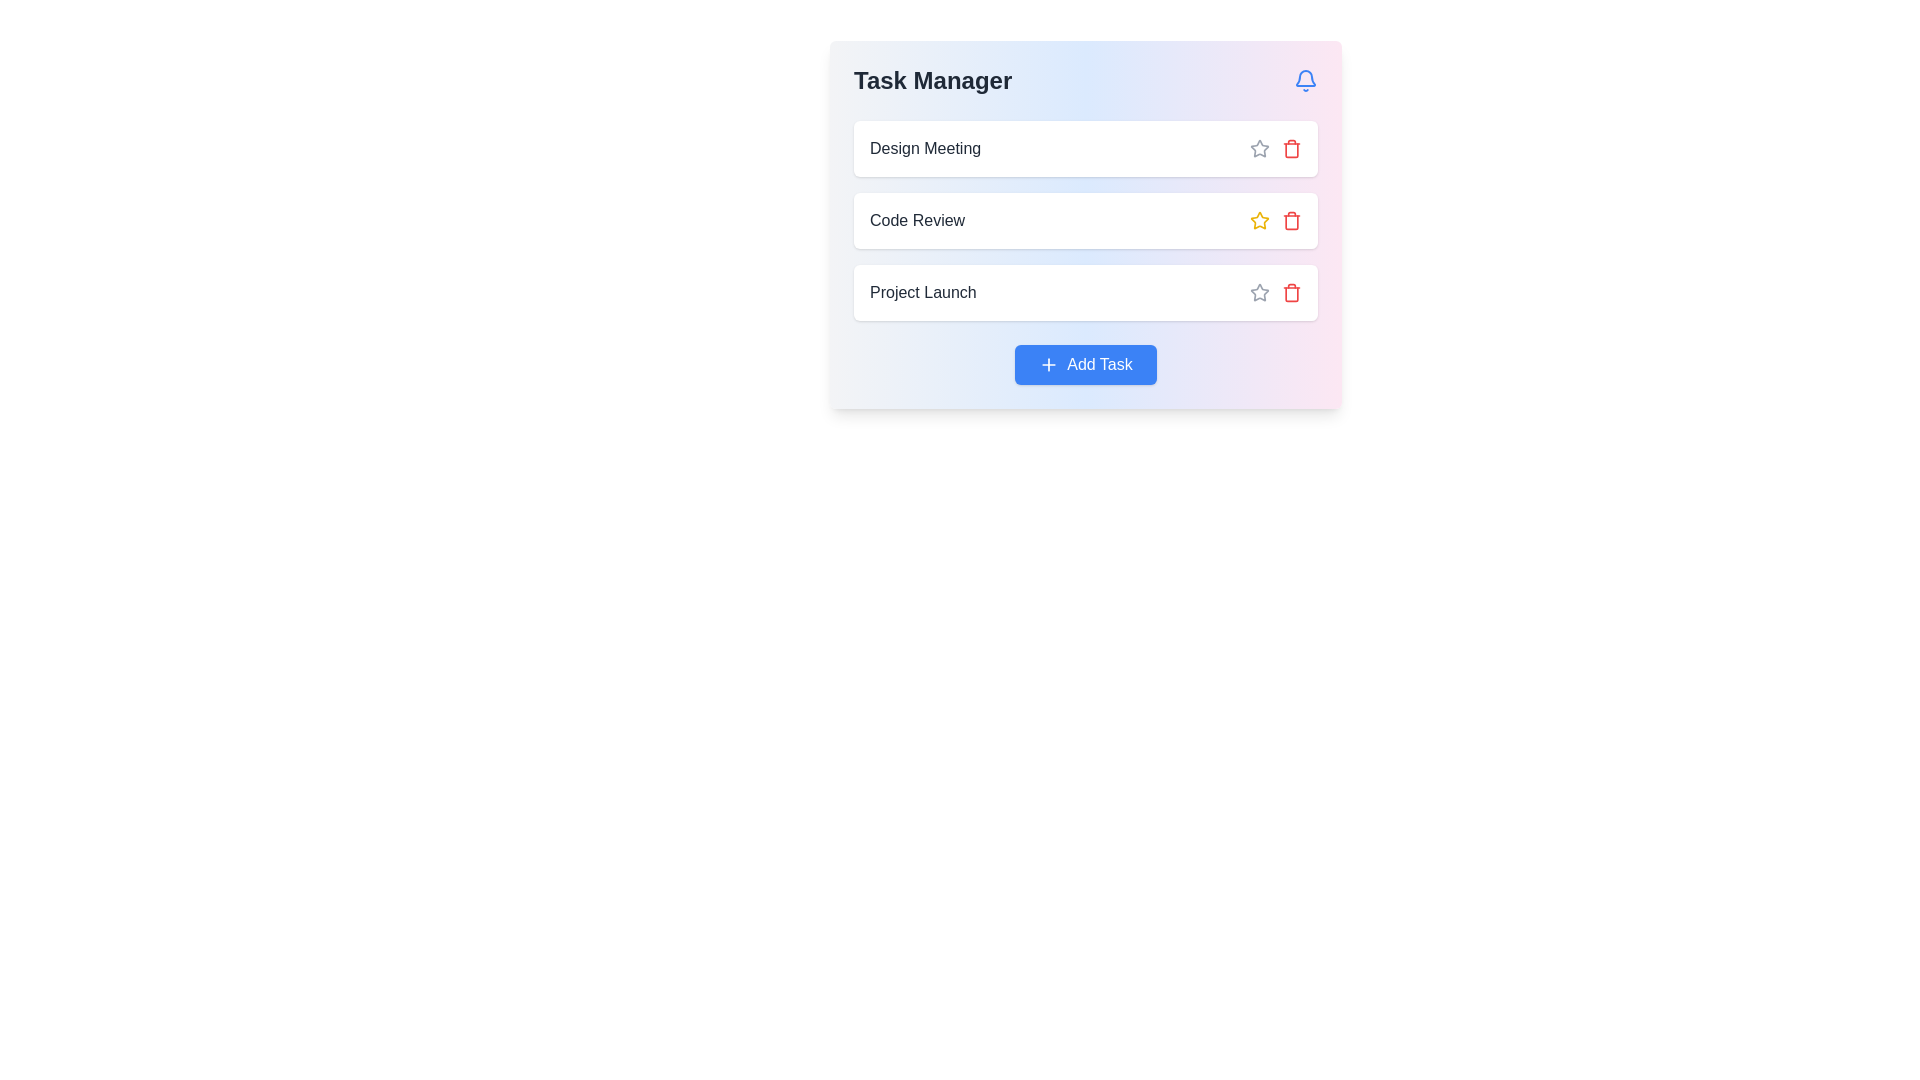  What do you see at coordinates (1048, 365) in the screenshot?
I see `the plus icon inside the blue 'Add Task' button to observe its functionality` at bounding box center [1048, 365].